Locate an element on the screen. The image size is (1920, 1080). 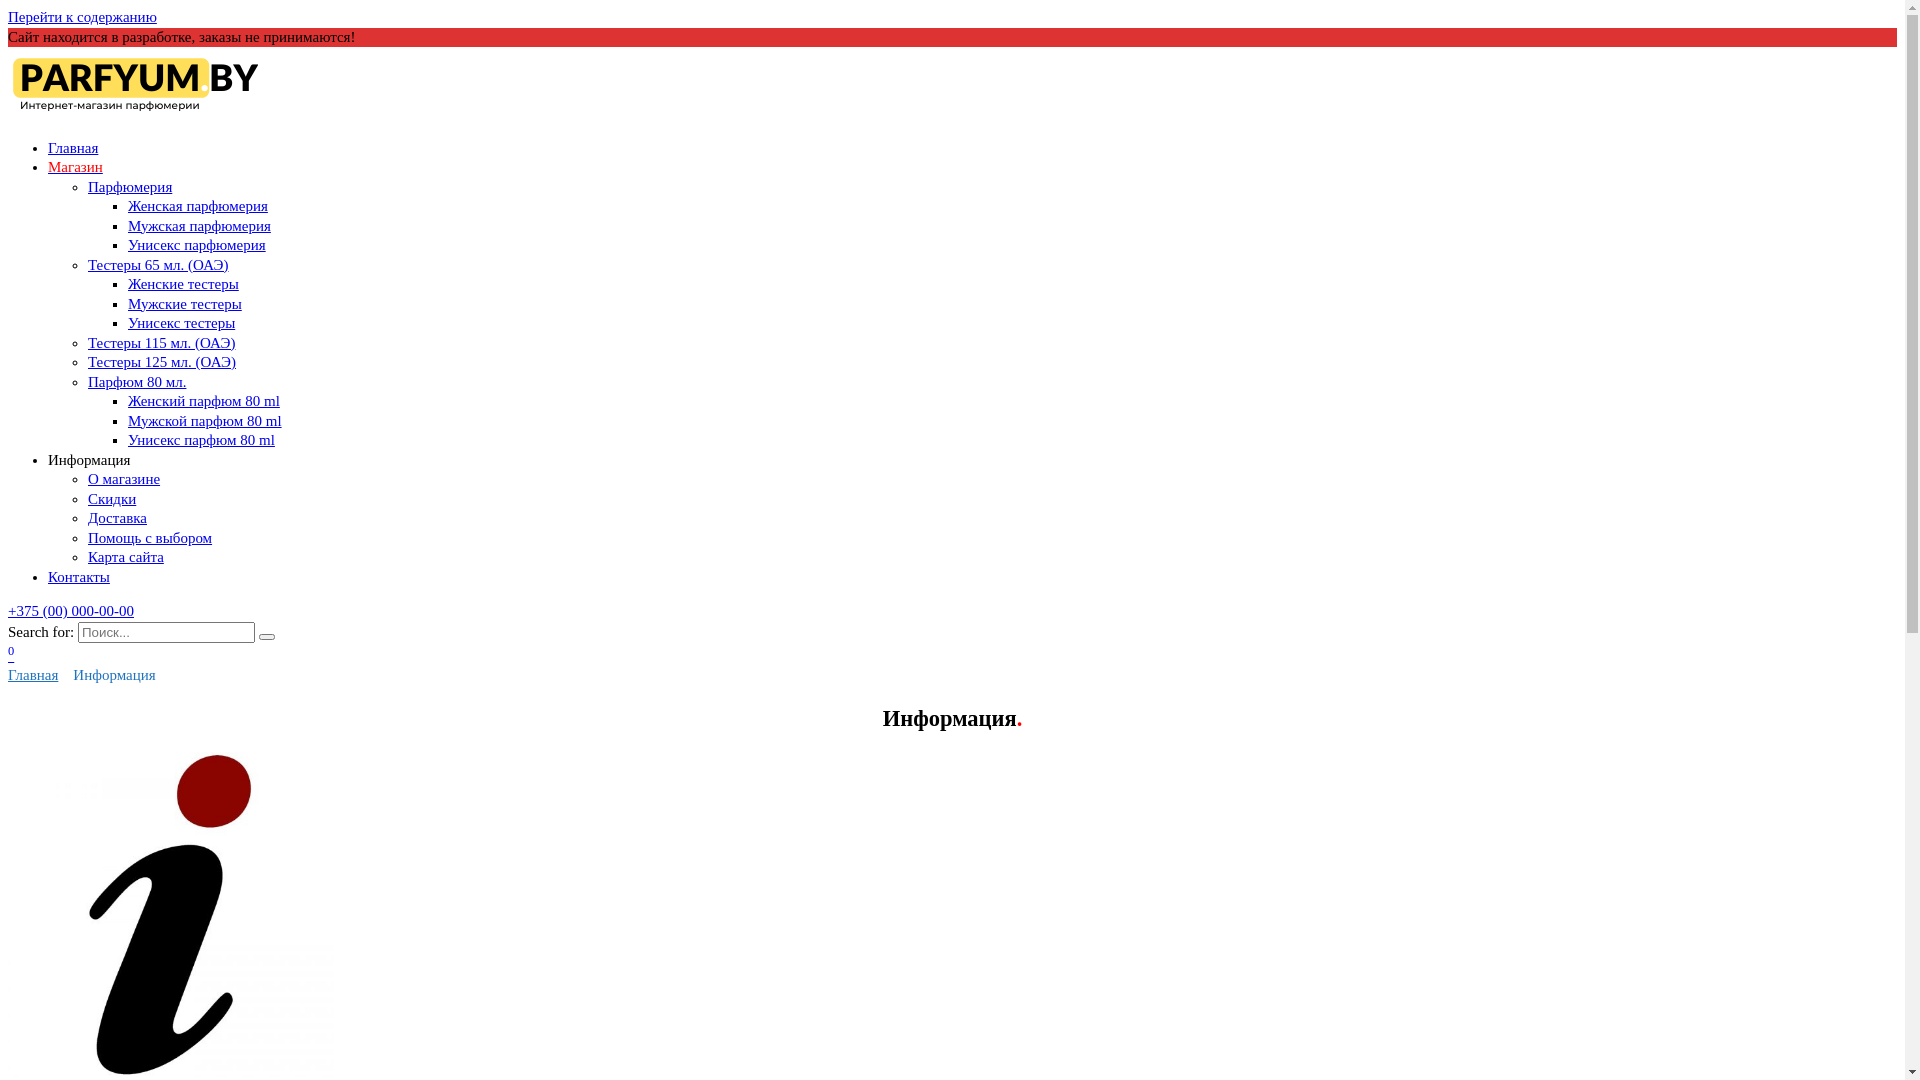
'0' is located at coordinates (8, 655).